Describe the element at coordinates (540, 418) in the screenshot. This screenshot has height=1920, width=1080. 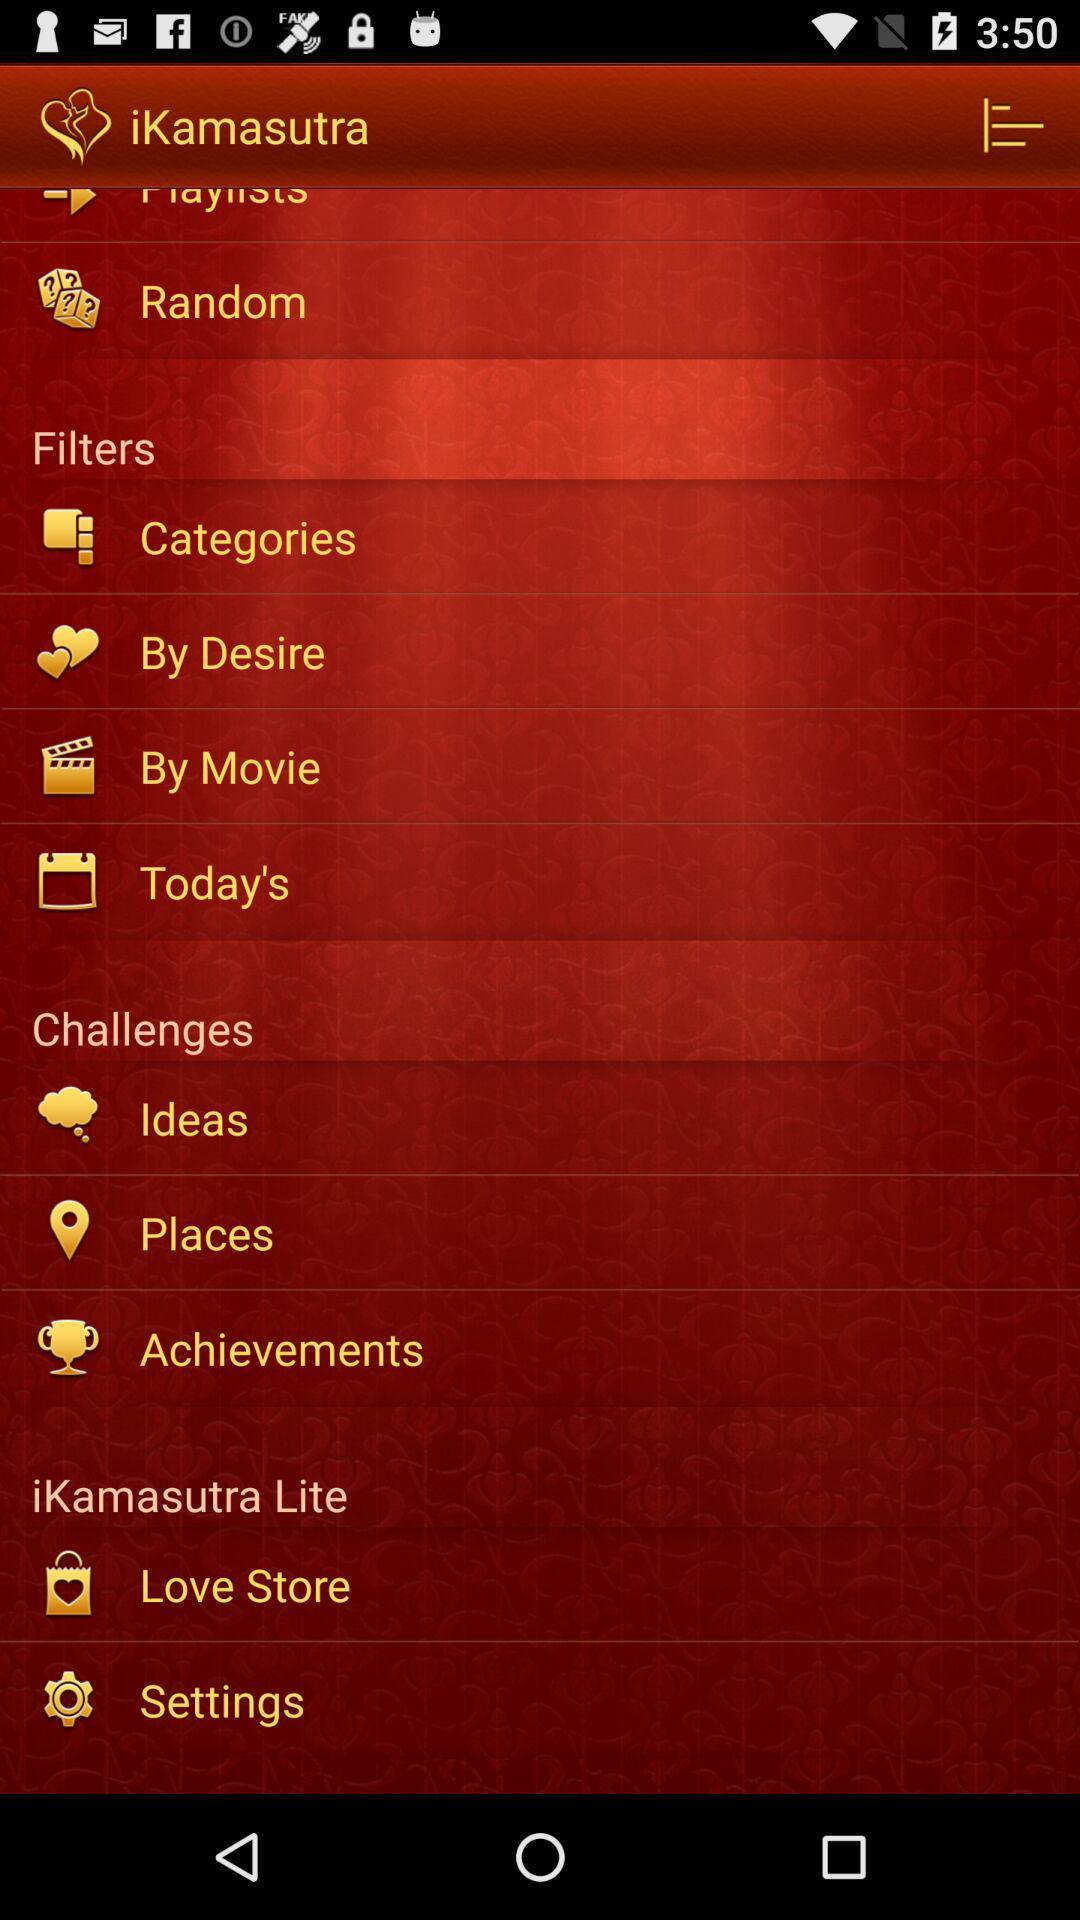
I see `the filters app` at that location.